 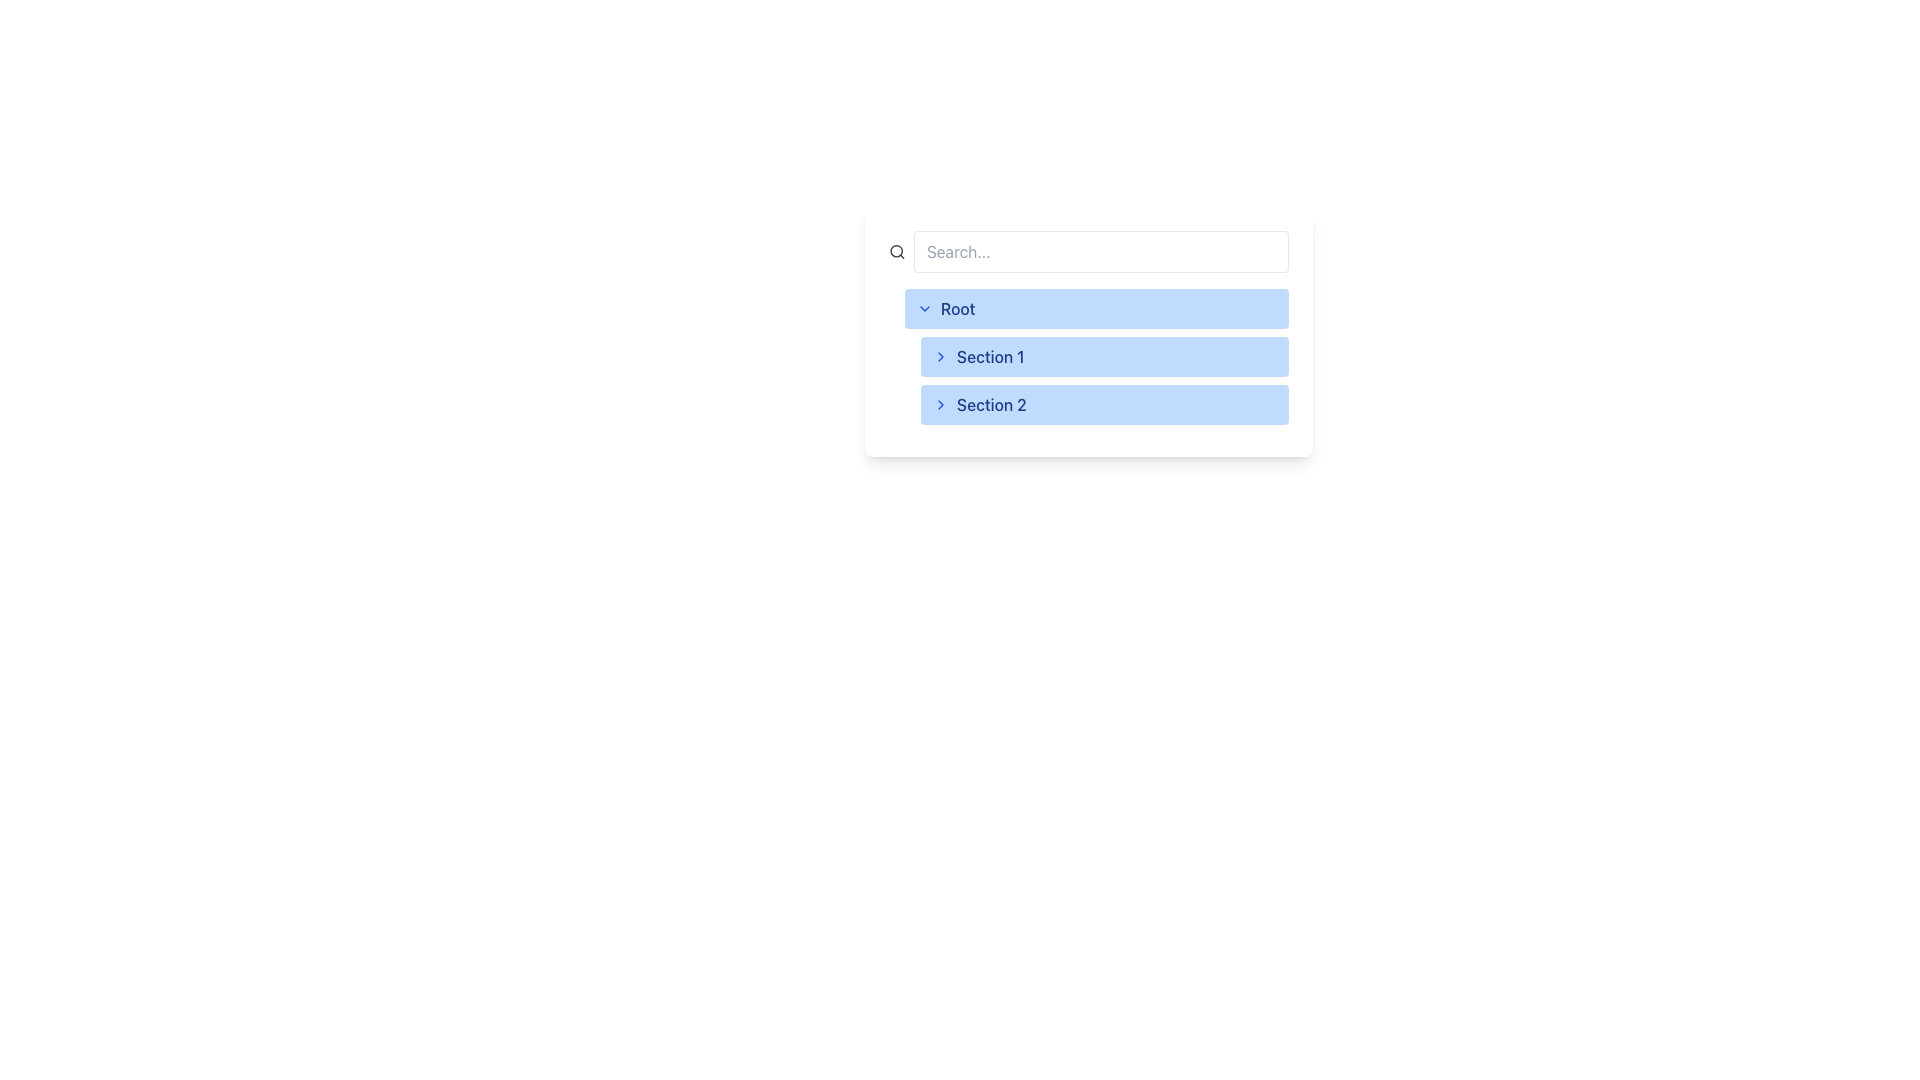 I want to click on the 'Root' Label element, which is displayed in bold blue font and is part of the navigation menu, positioned next to a chevron icon, so click(x=957, y=308).